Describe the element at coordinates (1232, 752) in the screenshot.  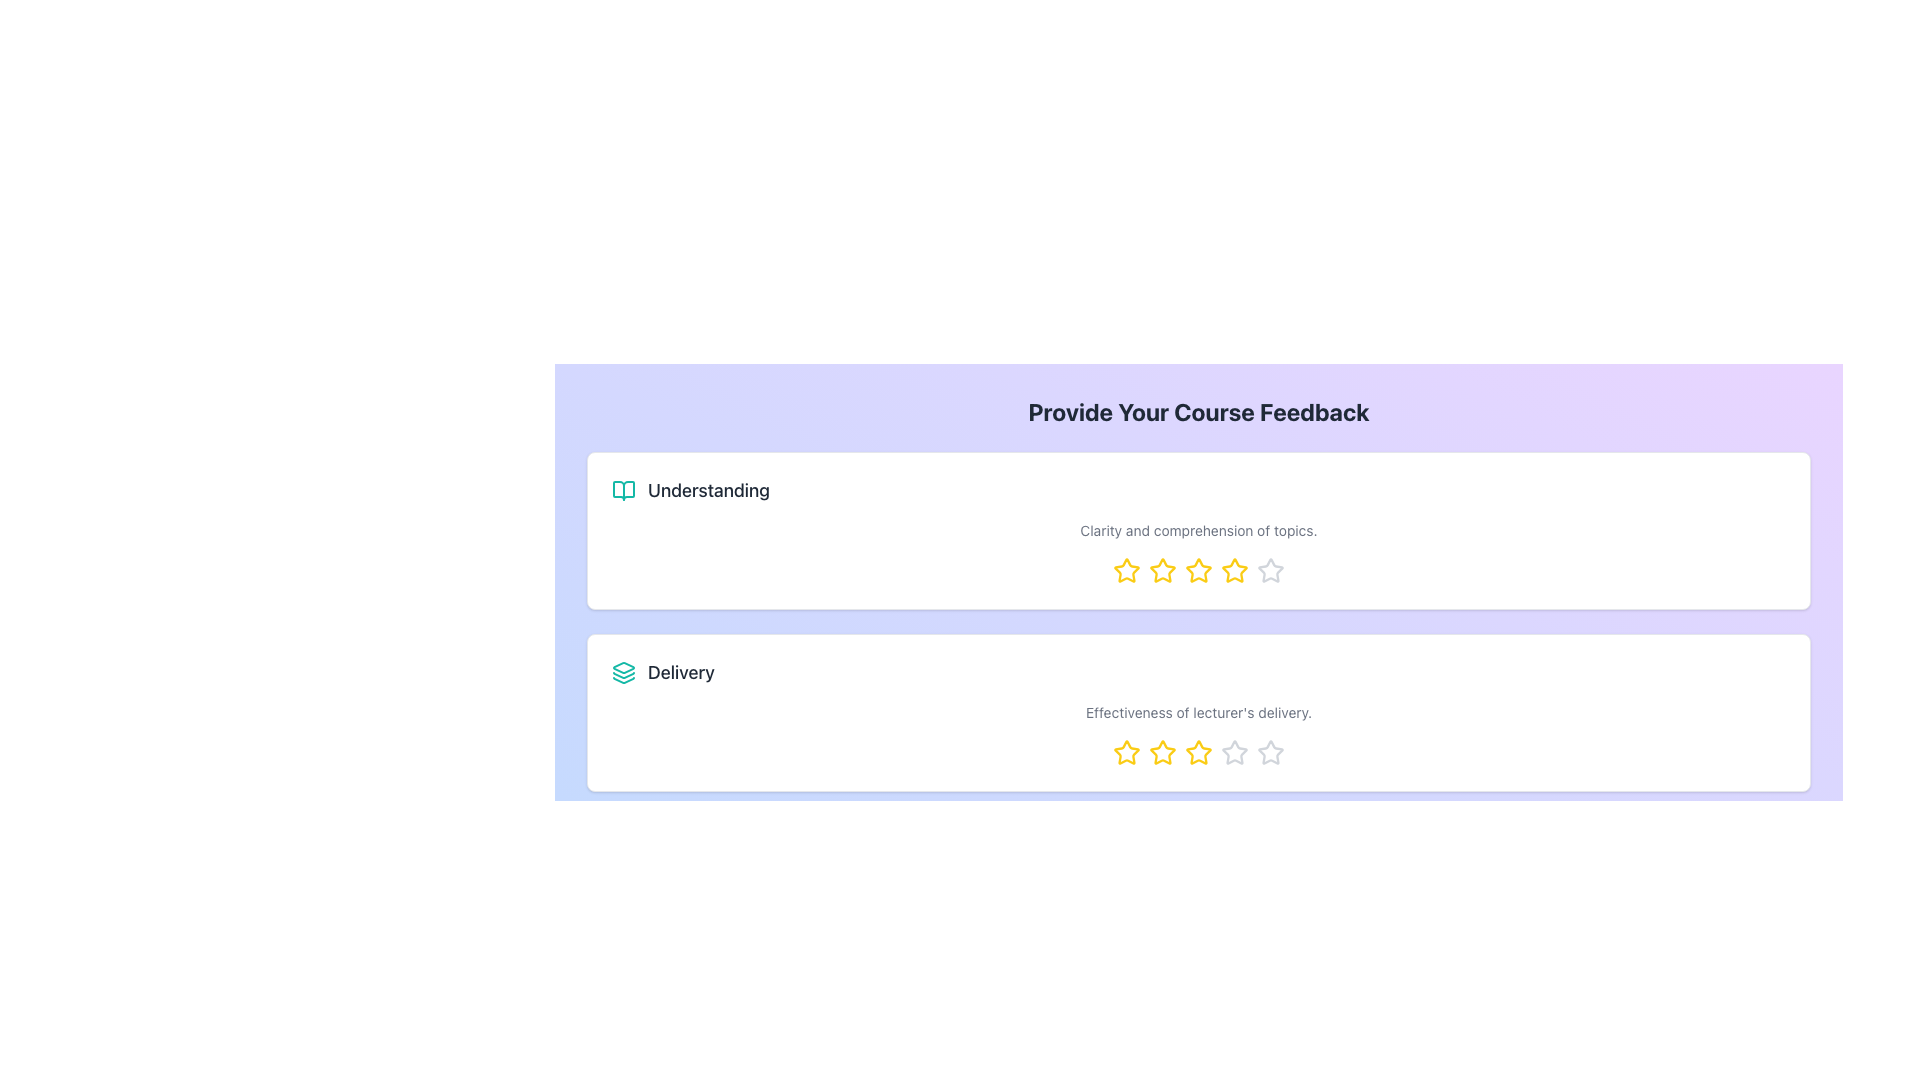
I see `the fourth star in the rating row under the 'Delivery' feedback category to give a rating` at that location.